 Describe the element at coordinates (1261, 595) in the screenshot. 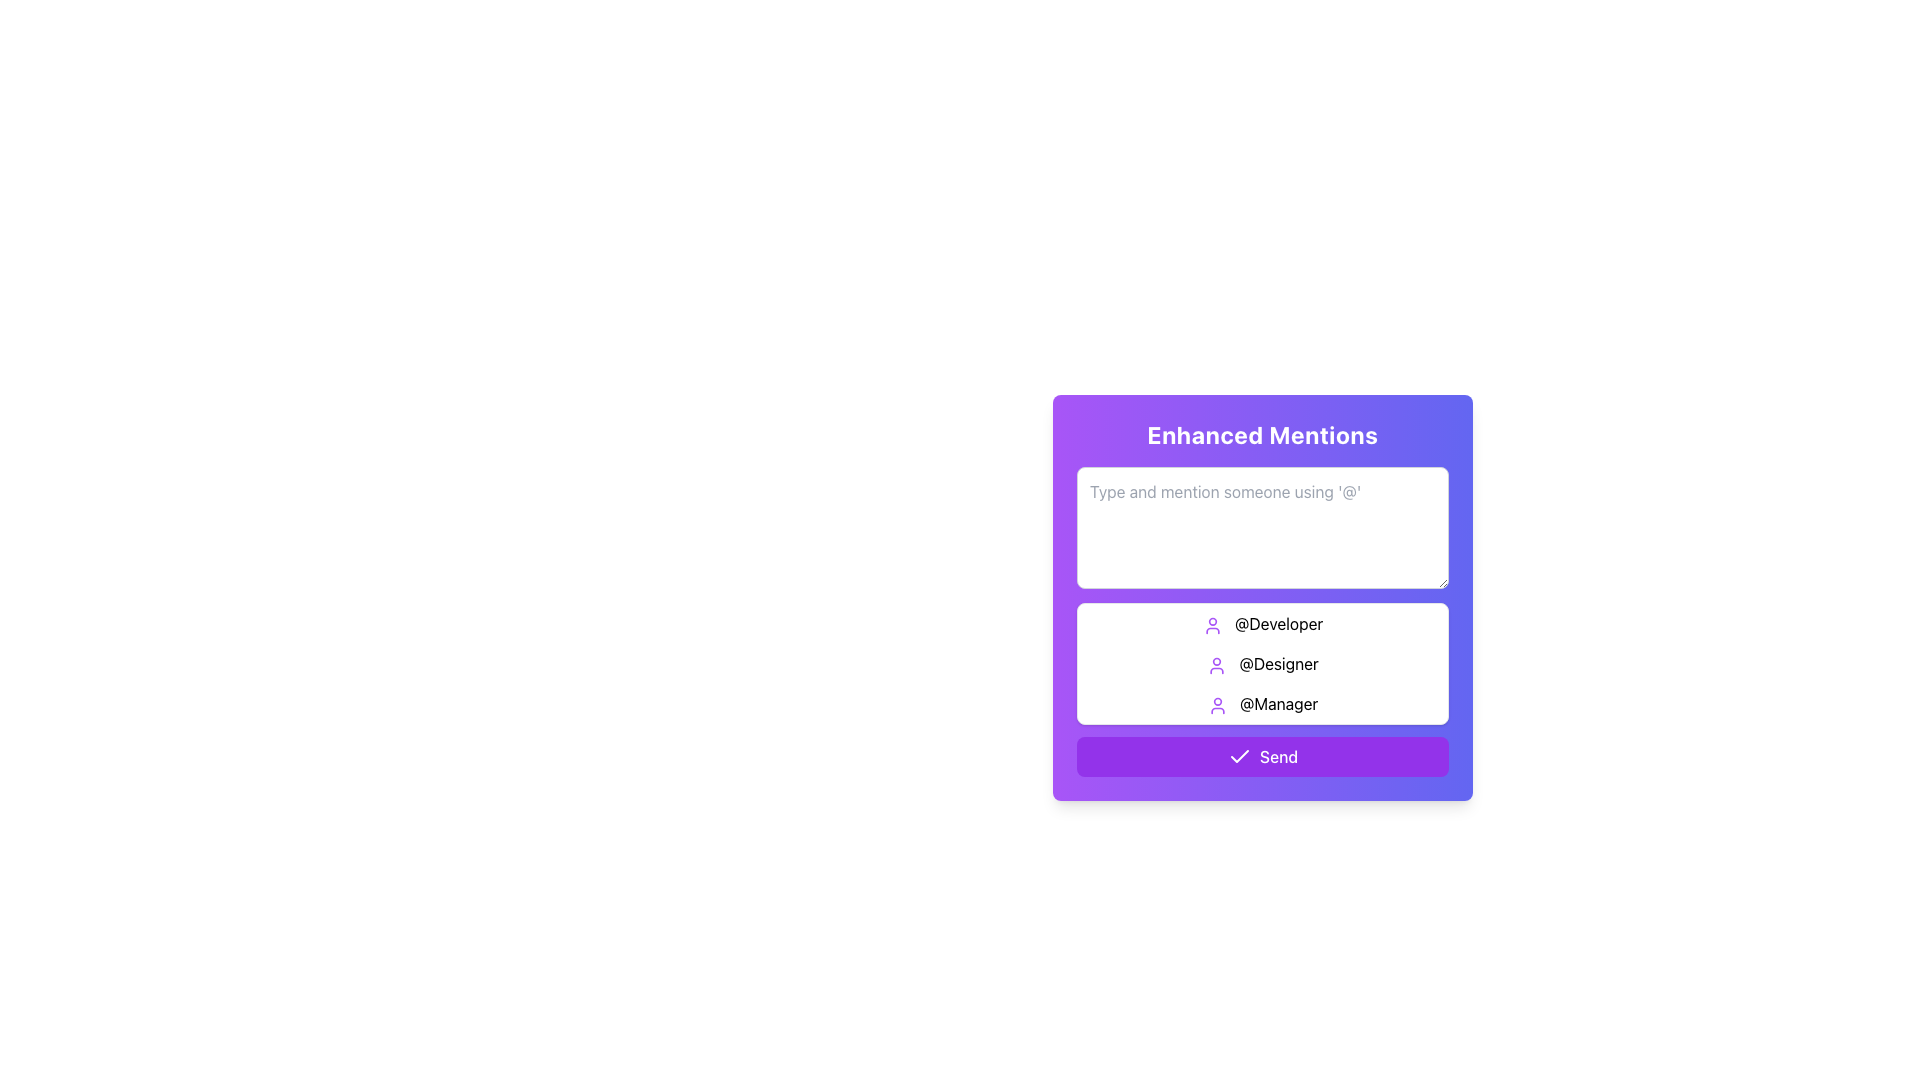

I see `the Text Input Area located below the 'Enhanced Mentions' header and above the mention suggestions list, which allows users to input text and mention others by typing '@'` at that location.